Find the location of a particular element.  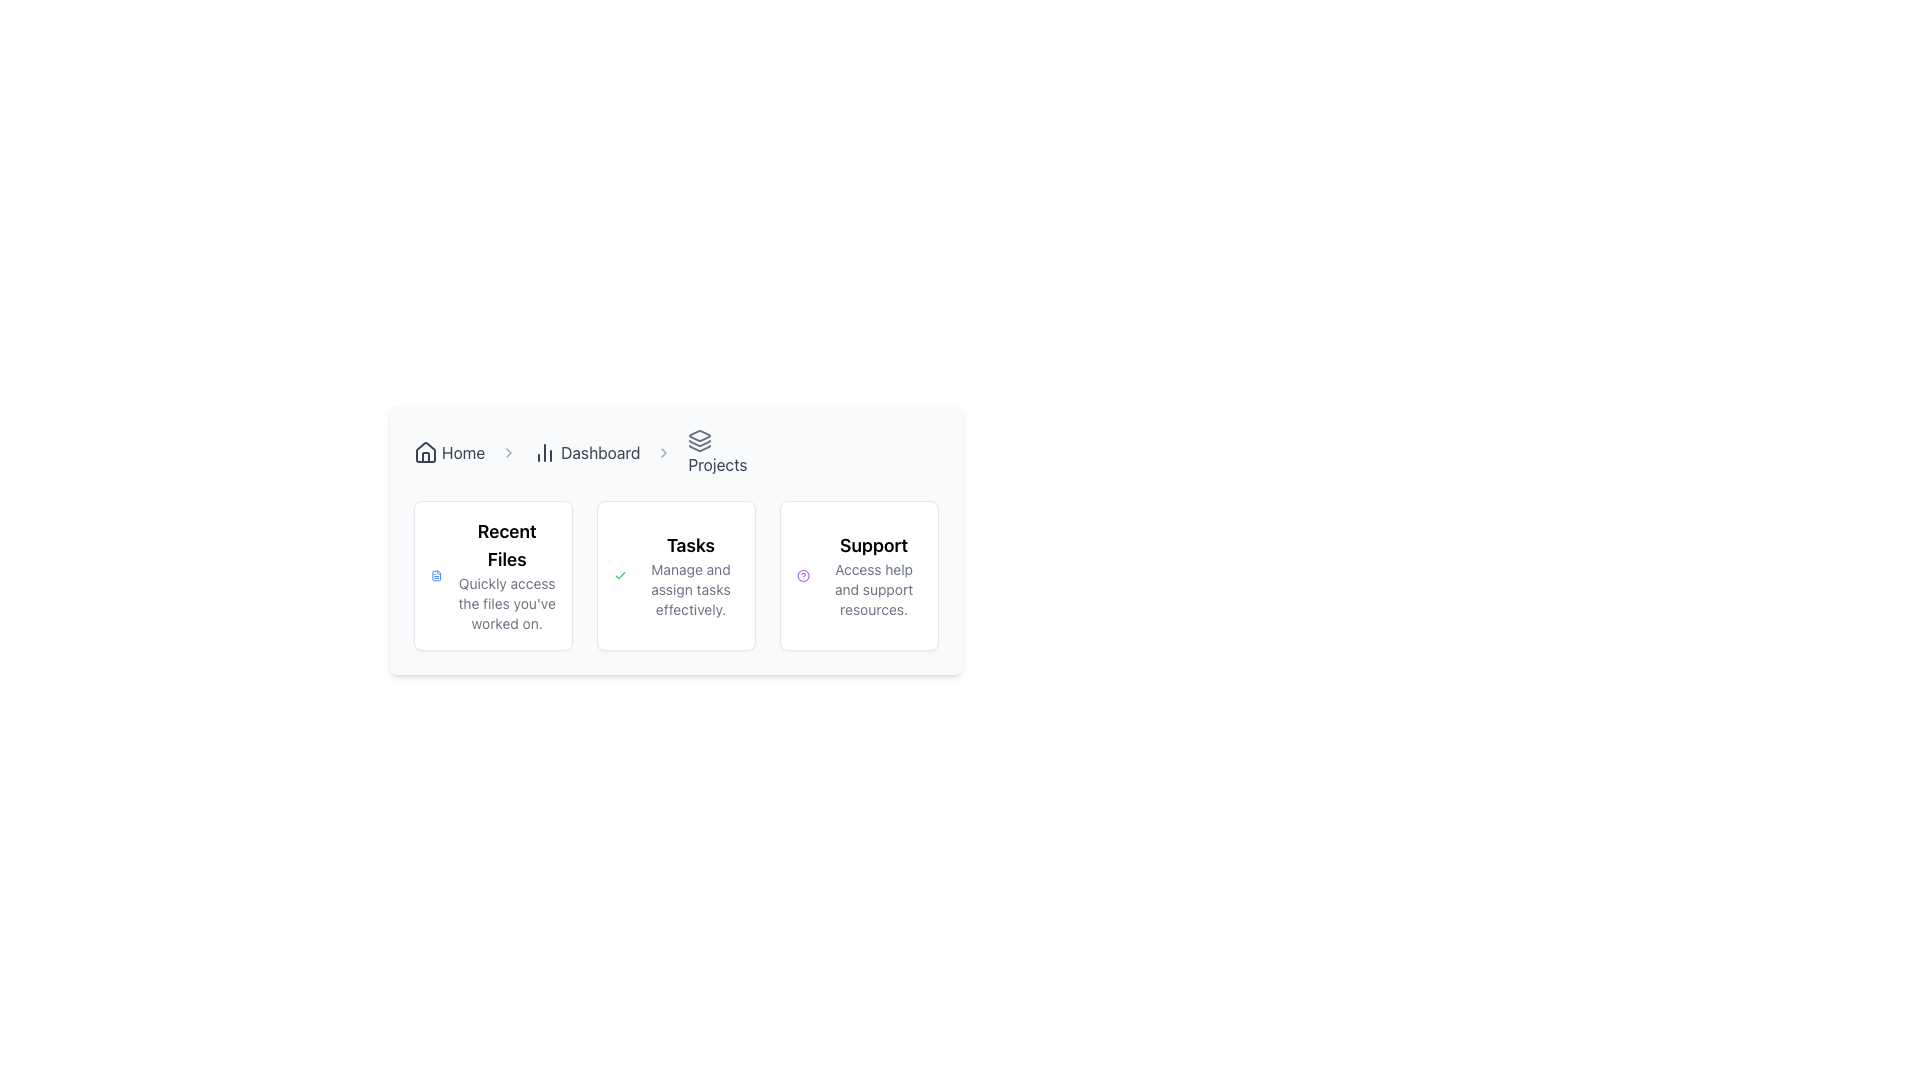

the document icon with a blue color located in the recent files section beneath the breadcrumb navigation is located at coordinates (435, 575).